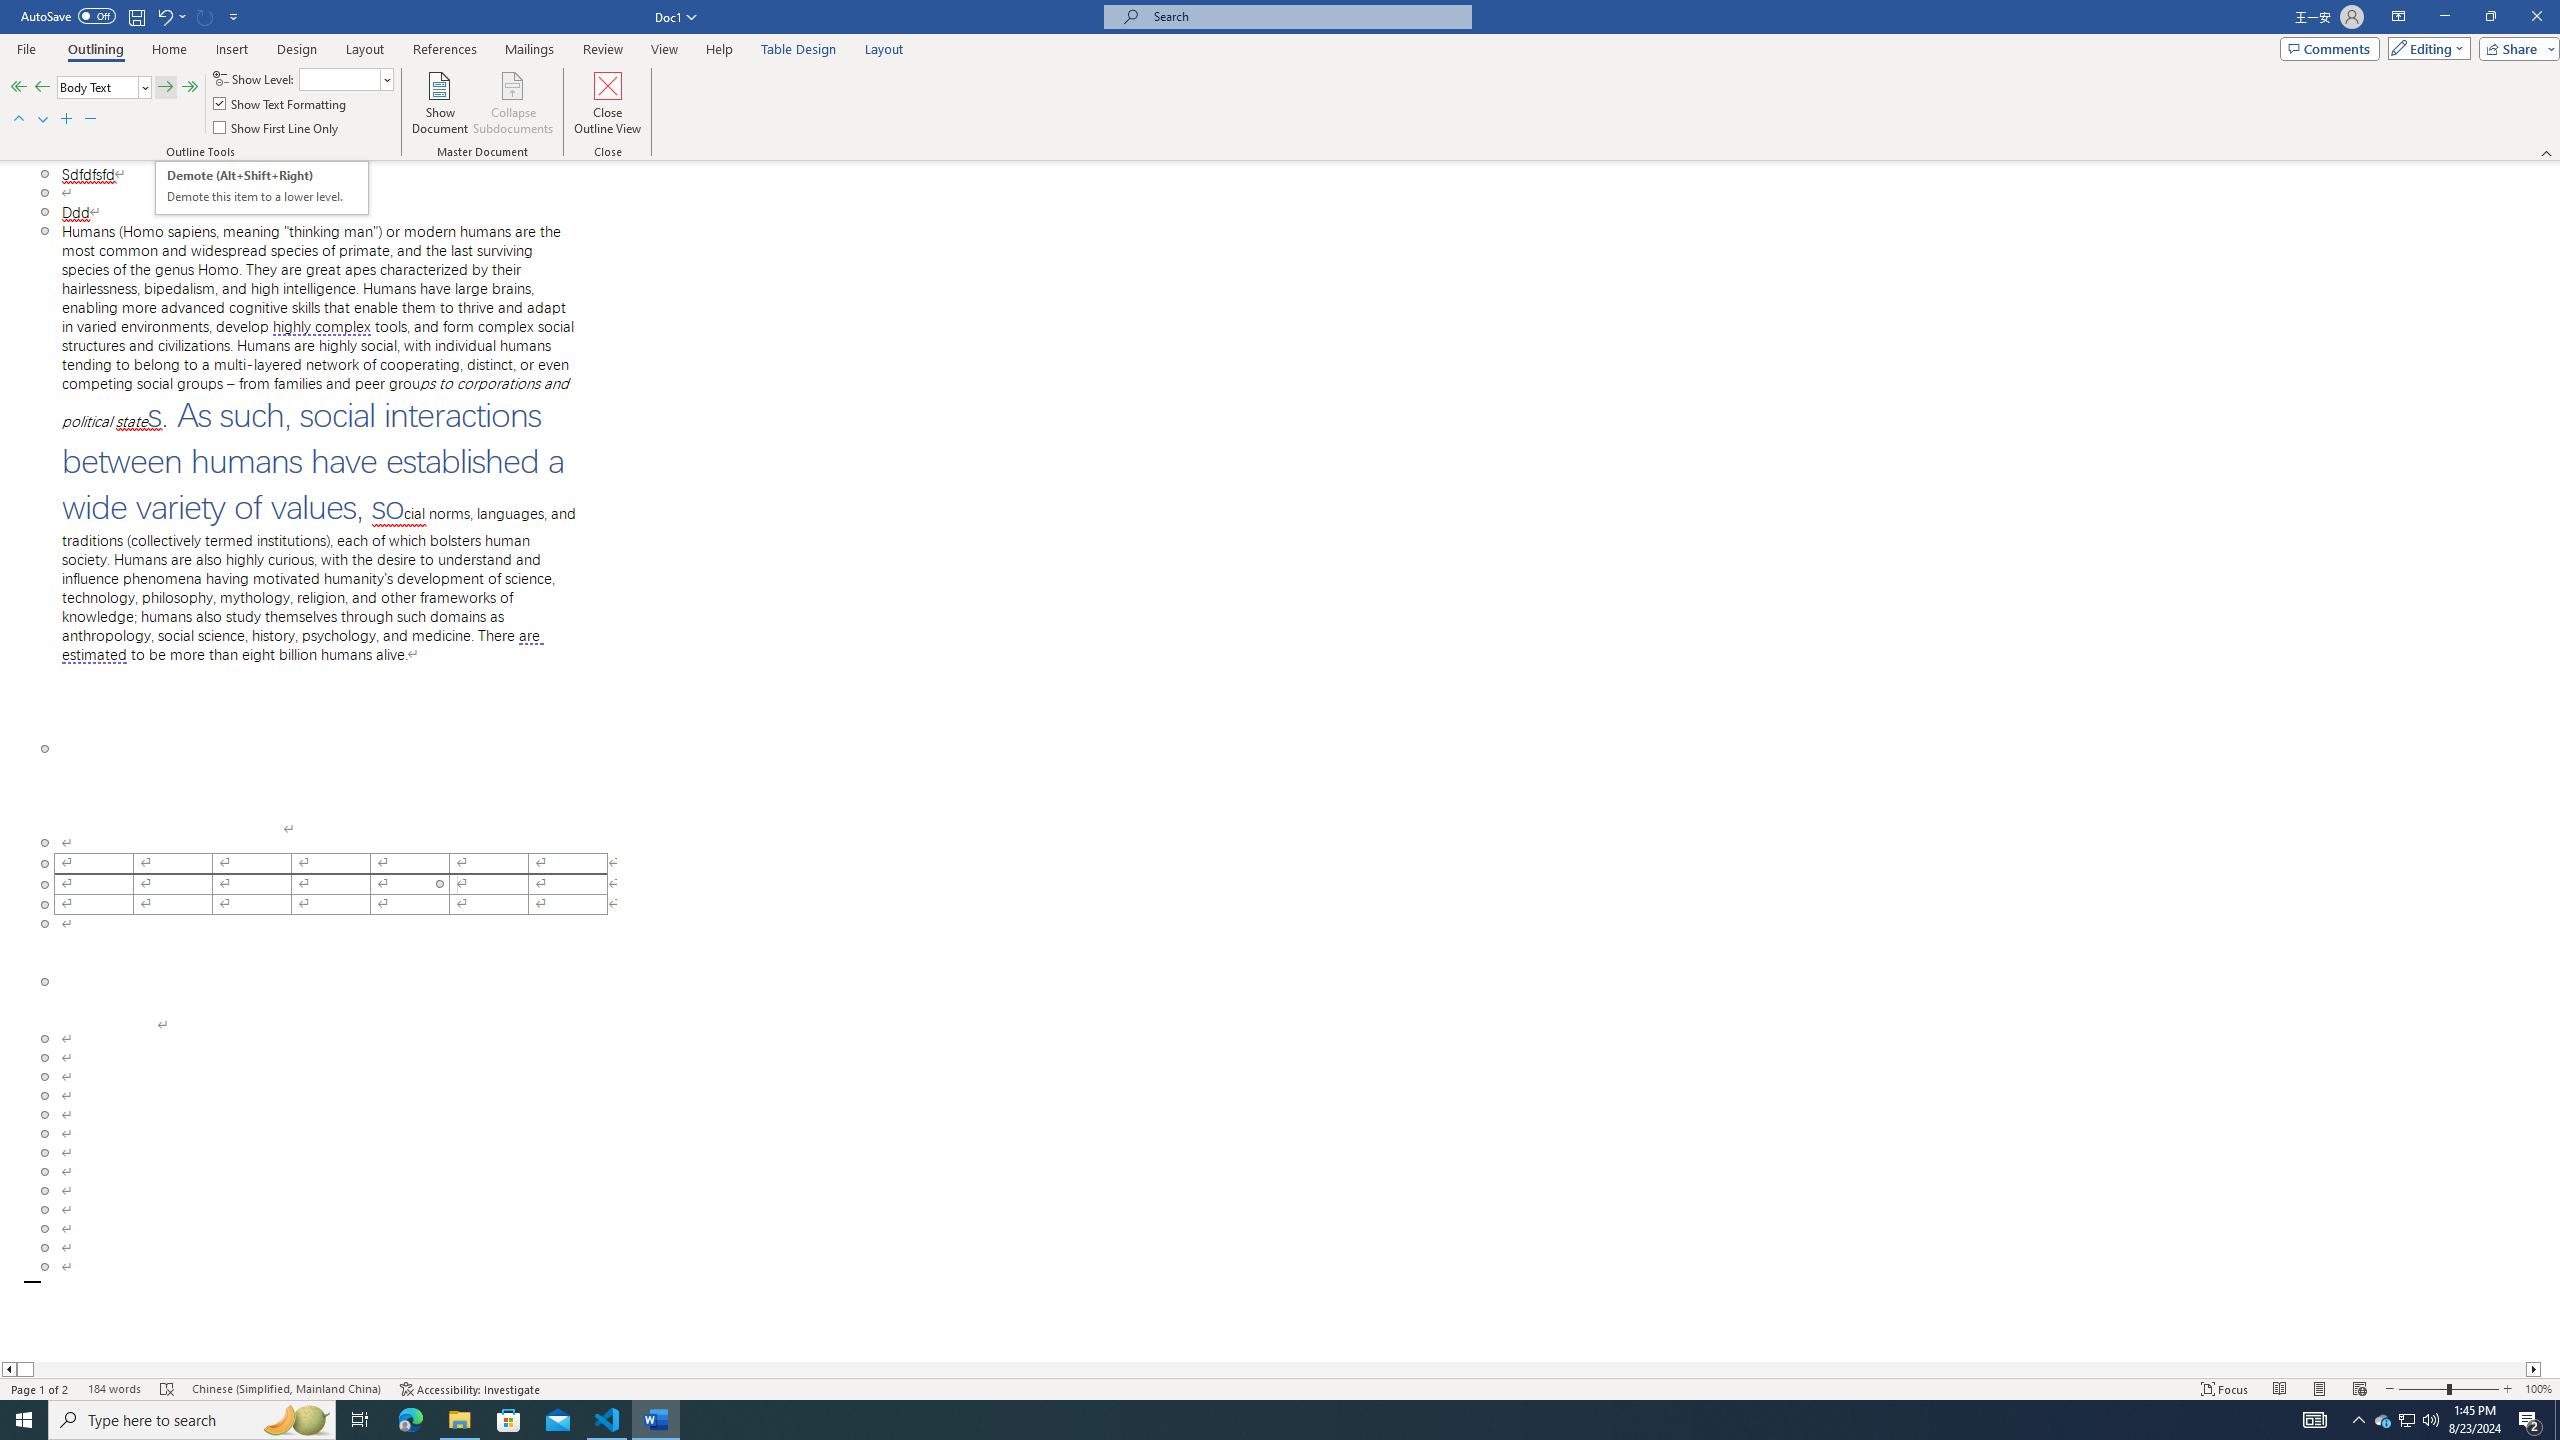  I want to click on 'Show Document', so click(440, 103).